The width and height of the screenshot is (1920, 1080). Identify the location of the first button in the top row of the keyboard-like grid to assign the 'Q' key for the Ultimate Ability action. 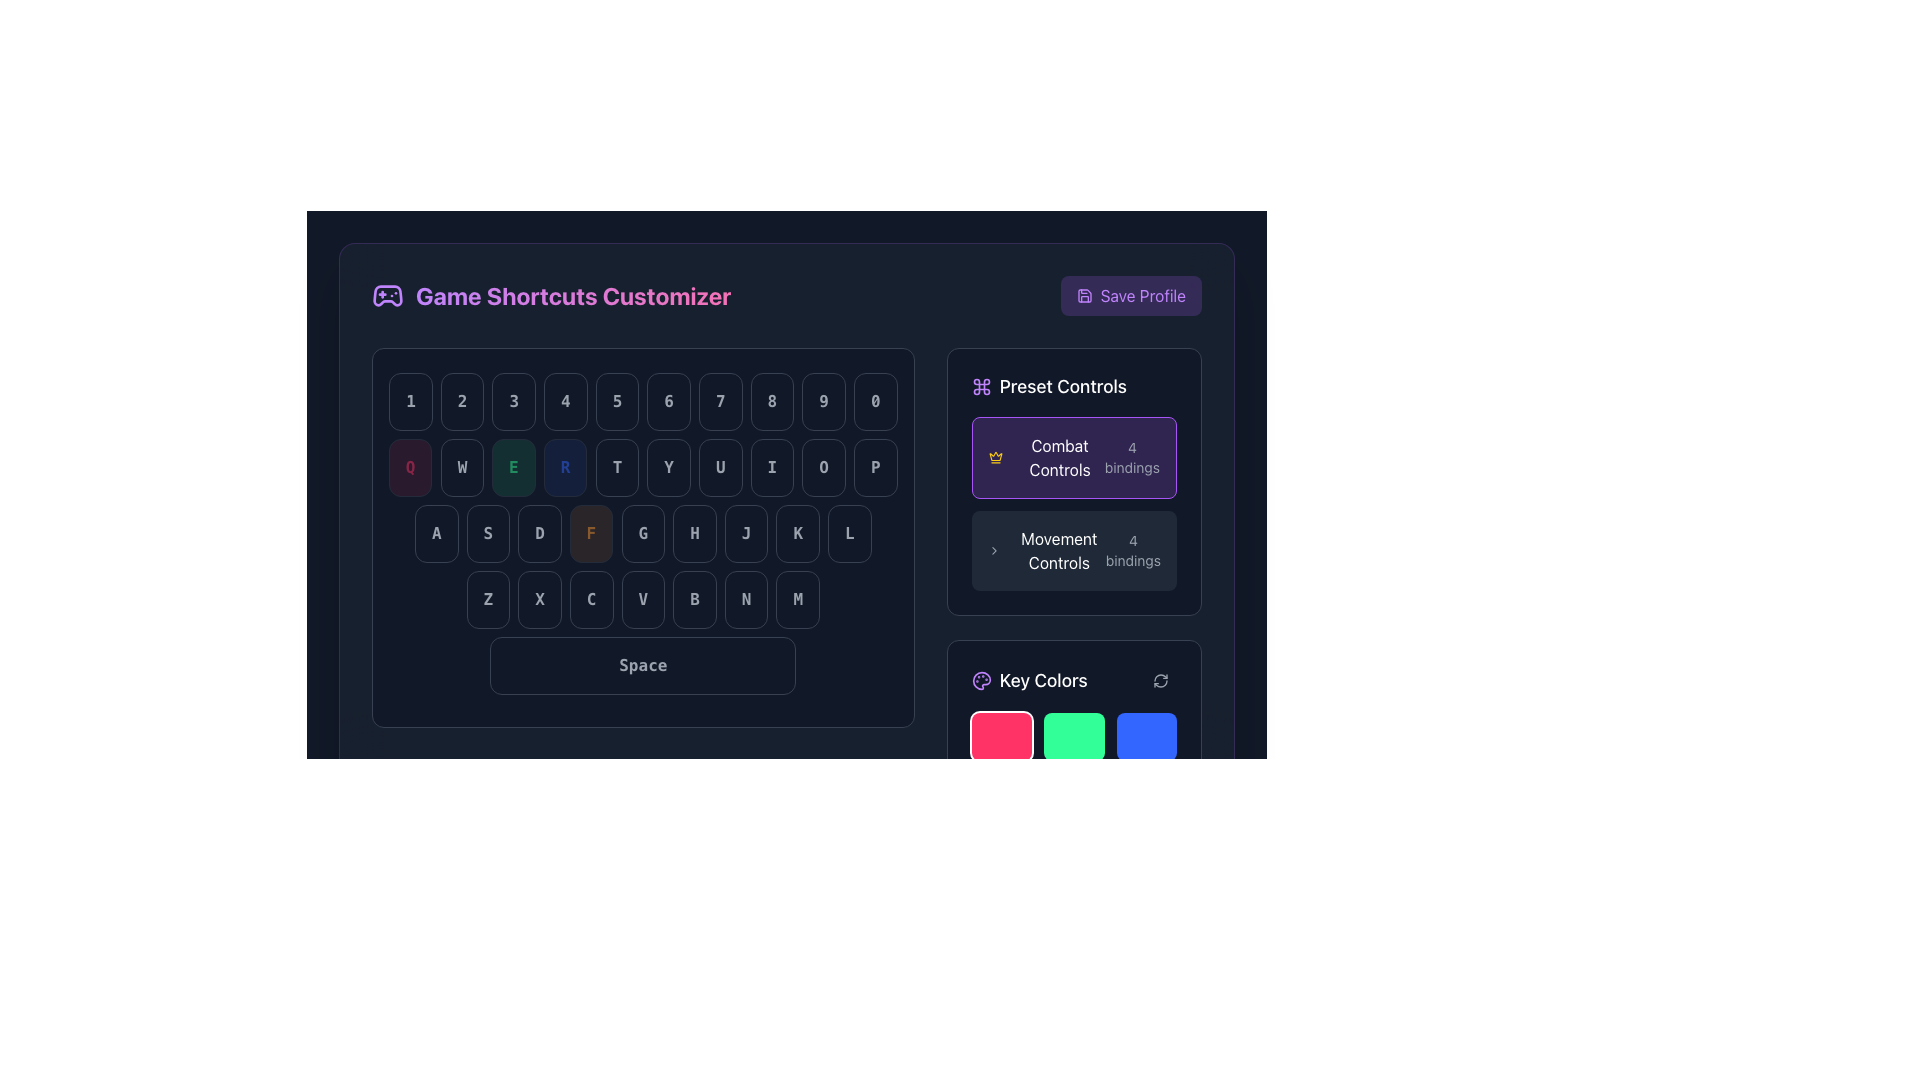
(409, 467).